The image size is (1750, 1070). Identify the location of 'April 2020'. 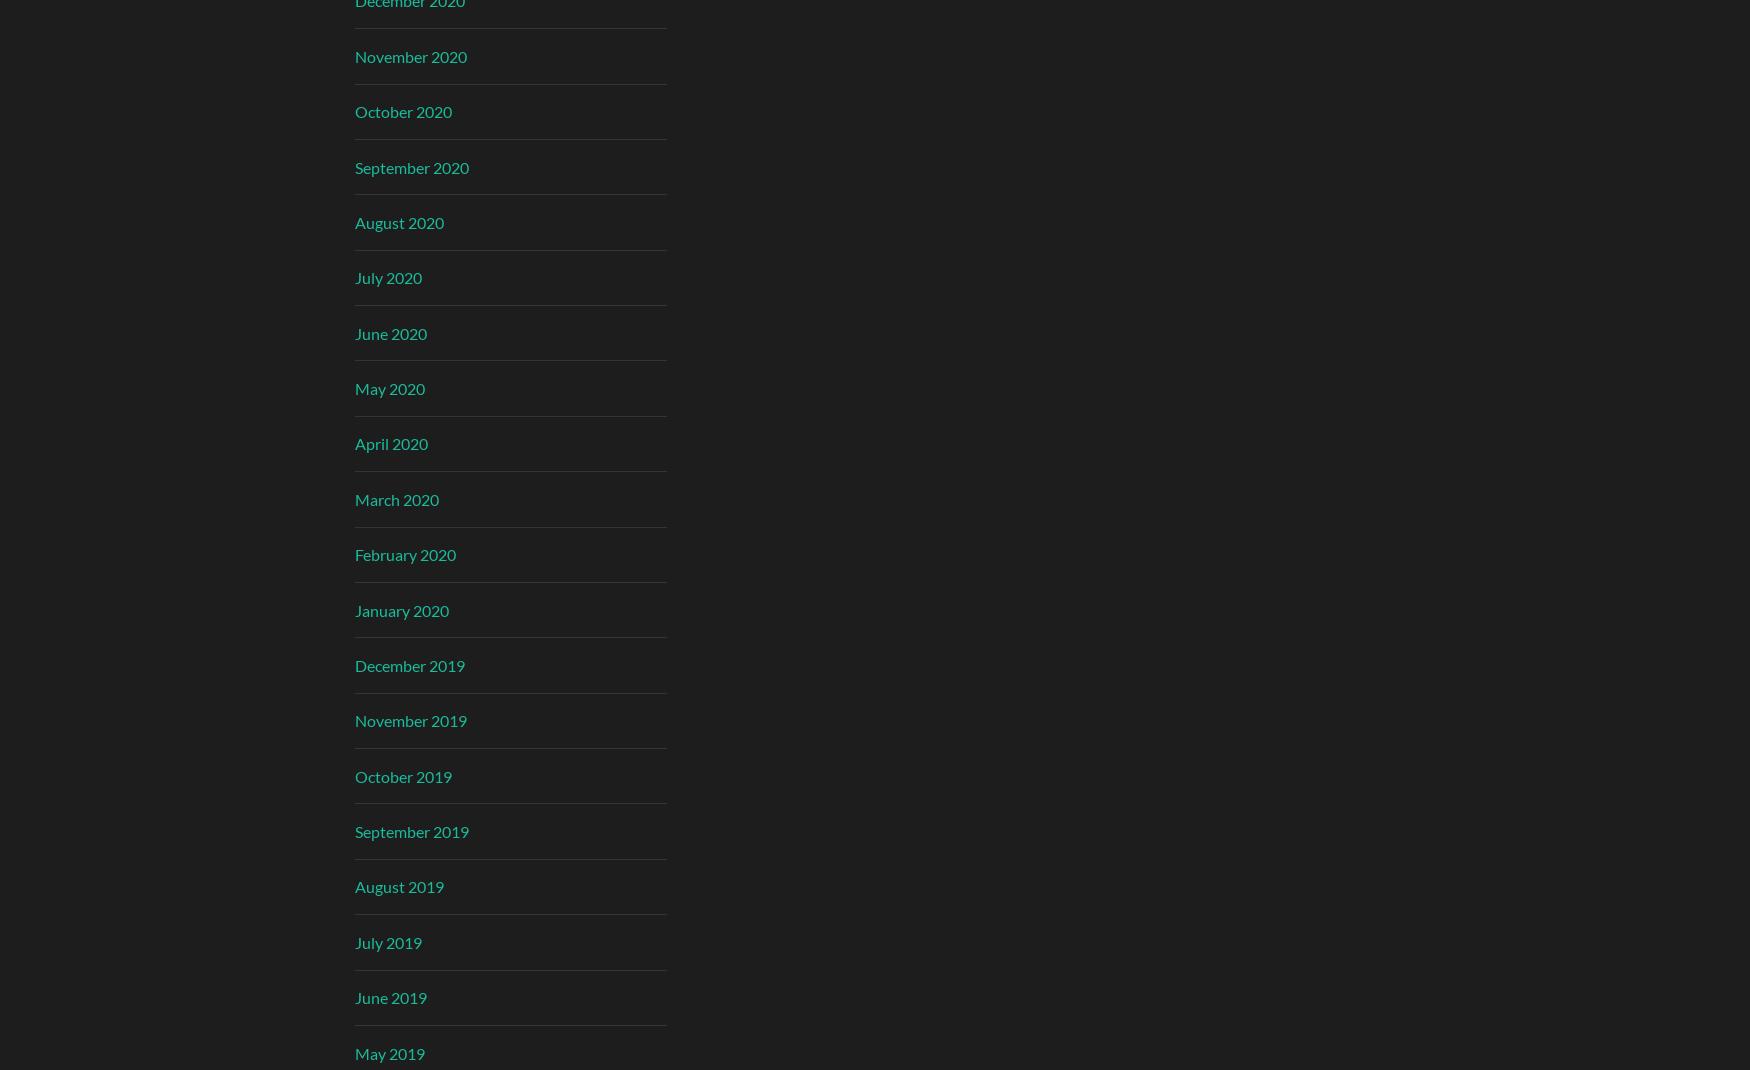
(355, 442).